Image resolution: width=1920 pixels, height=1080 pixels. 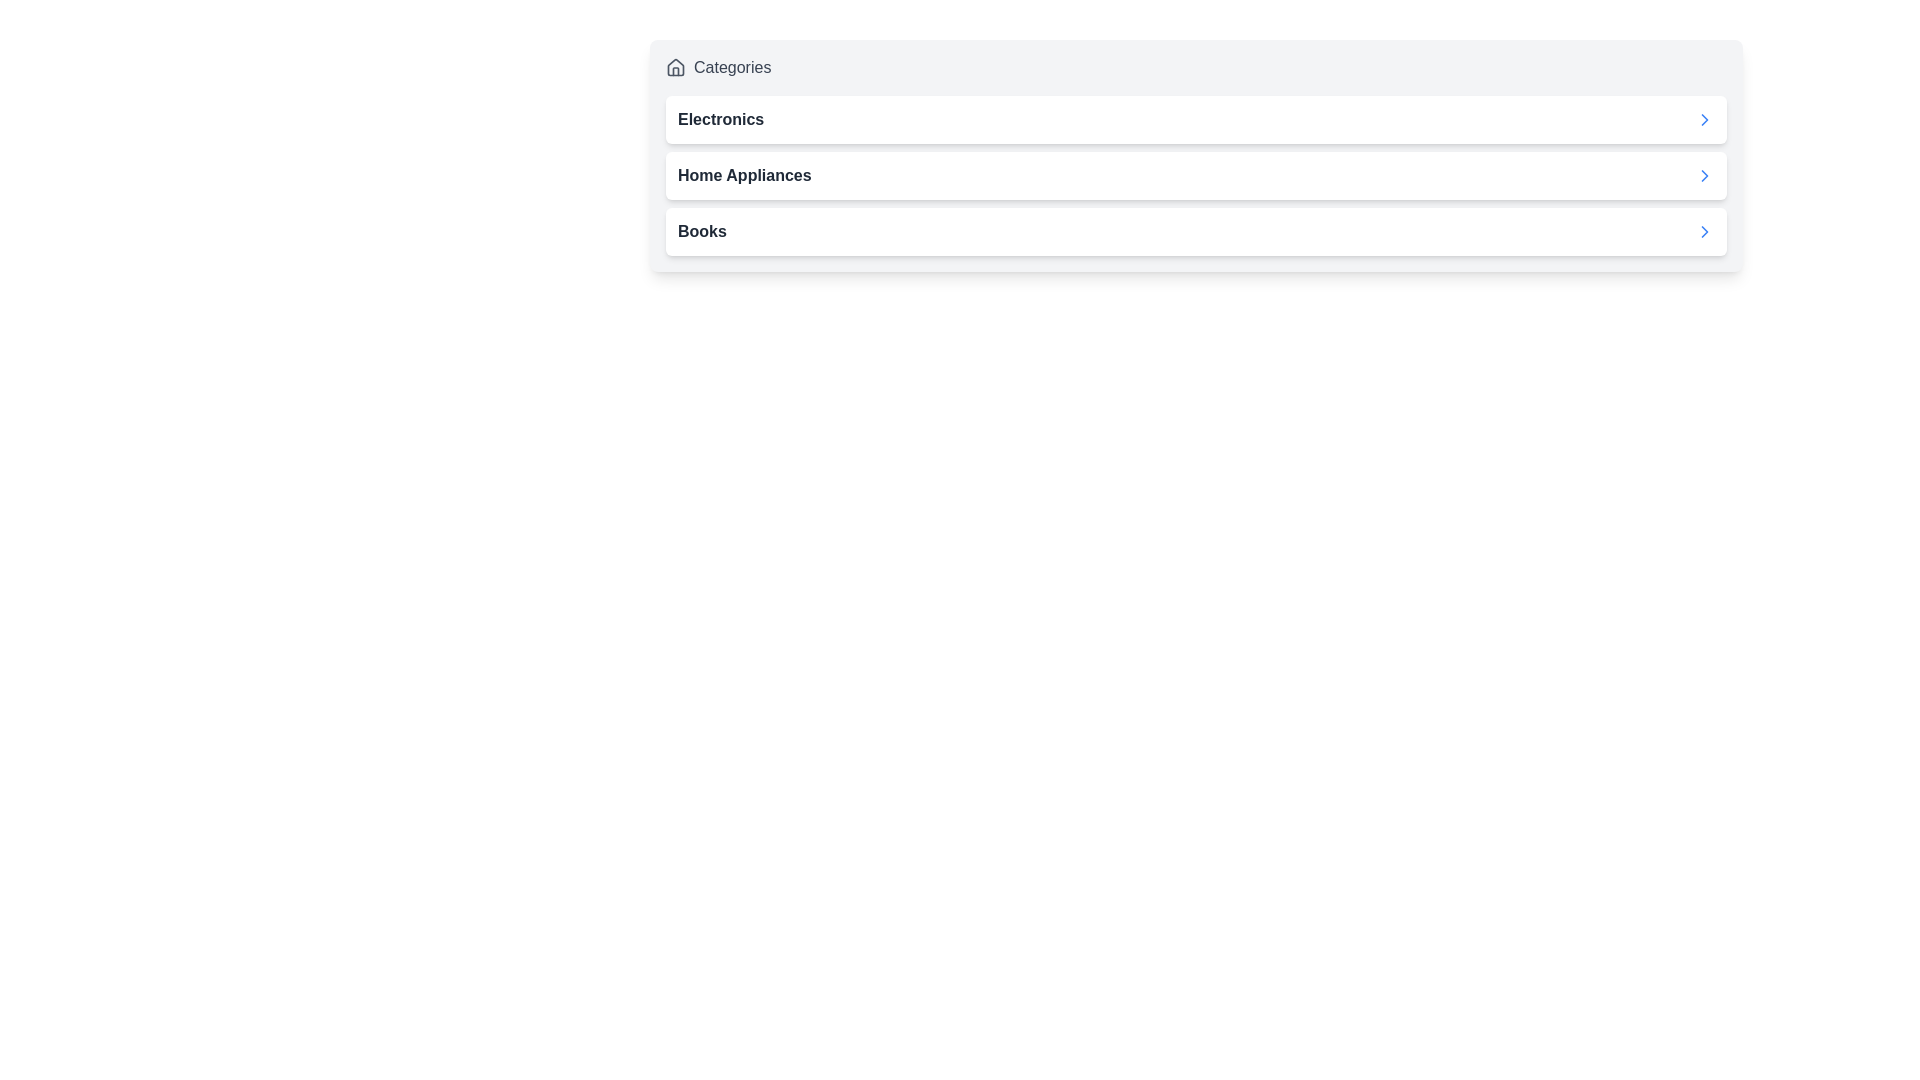 I want to click on the decorative home icon located at the top-left corner of the 'Categories' section header, so click(x=676, y=67).